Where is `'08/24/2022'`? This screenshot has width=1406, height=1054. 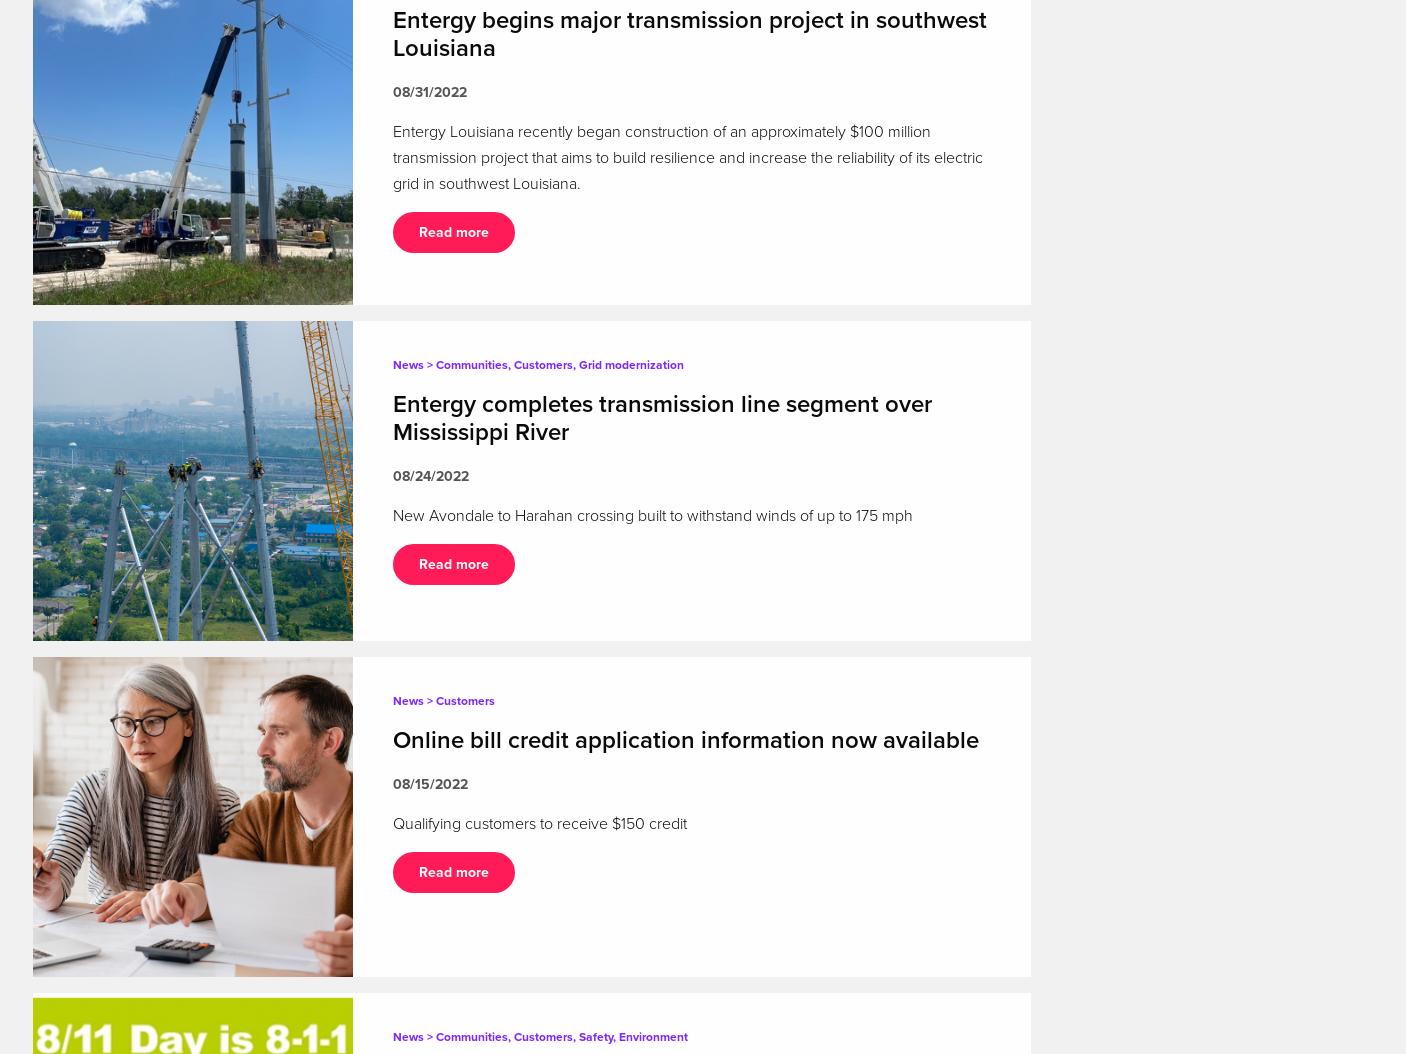 '08/24/2022' is located at coordinates (430, 474).